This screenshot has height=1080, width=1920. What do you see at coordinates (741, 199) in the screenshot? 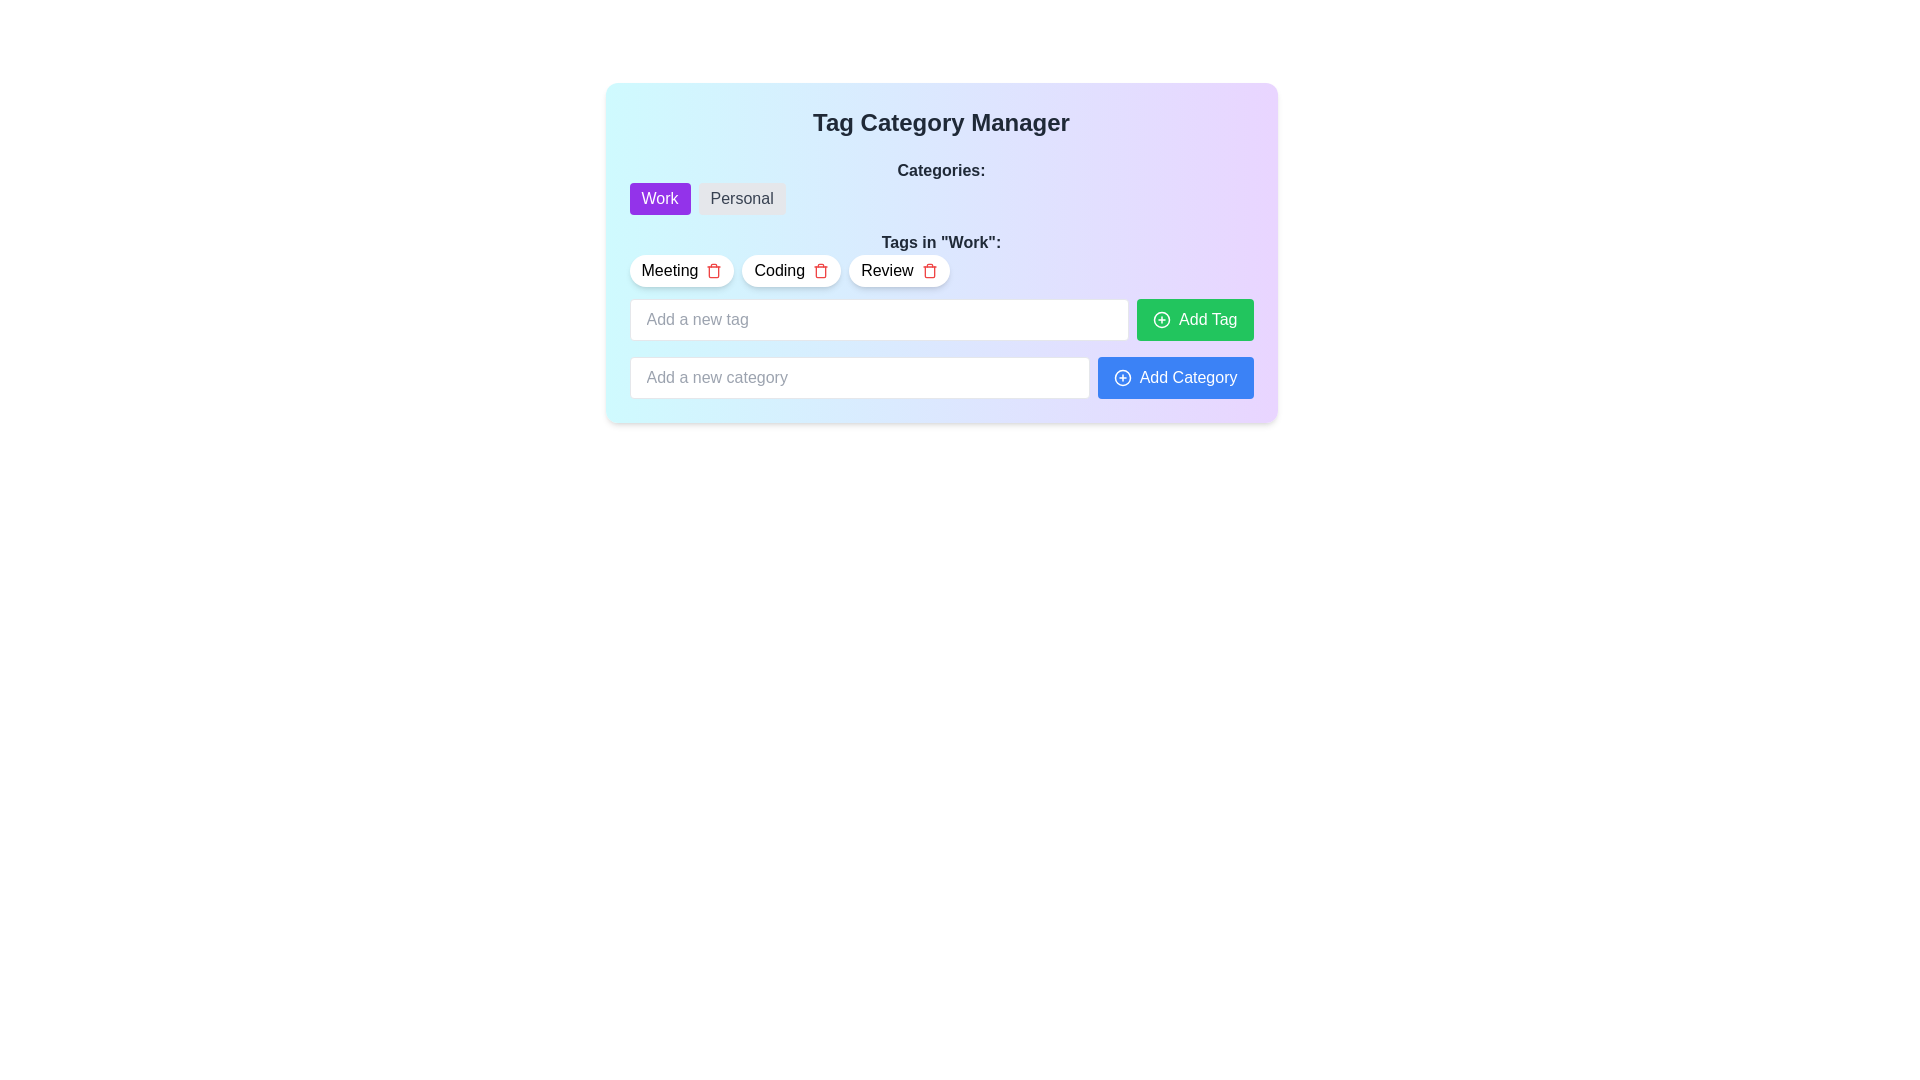
I see `the 'Personal' category button located to the right of the 'Work' button in the category selection row` at bounding box center [741, 199].